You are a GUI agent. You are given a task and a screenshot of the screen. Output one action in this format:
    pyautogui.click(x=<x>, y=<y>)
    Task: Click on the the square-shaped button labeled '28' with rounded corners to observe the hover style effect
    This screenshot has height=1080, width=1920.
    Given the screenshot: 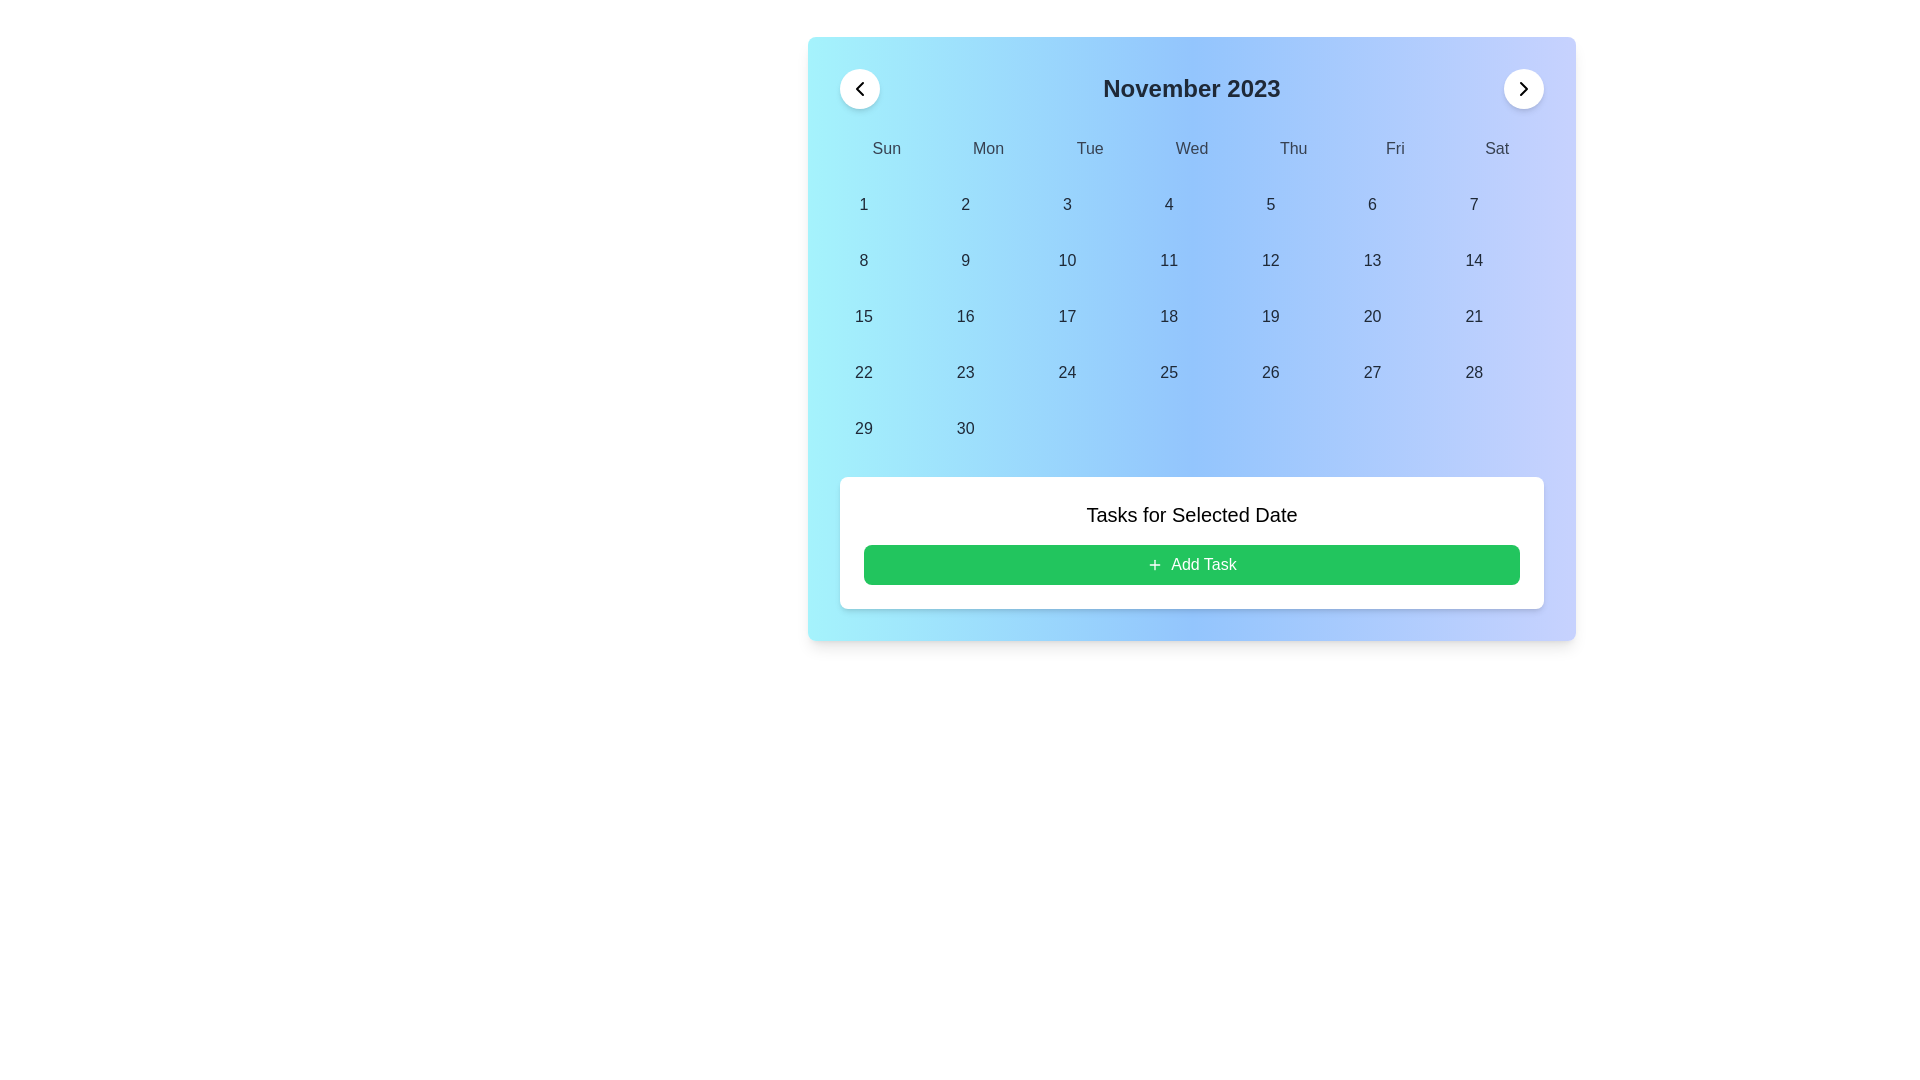 What is the action you would take?
    pyautogui.click(x=1474, y=373)
    